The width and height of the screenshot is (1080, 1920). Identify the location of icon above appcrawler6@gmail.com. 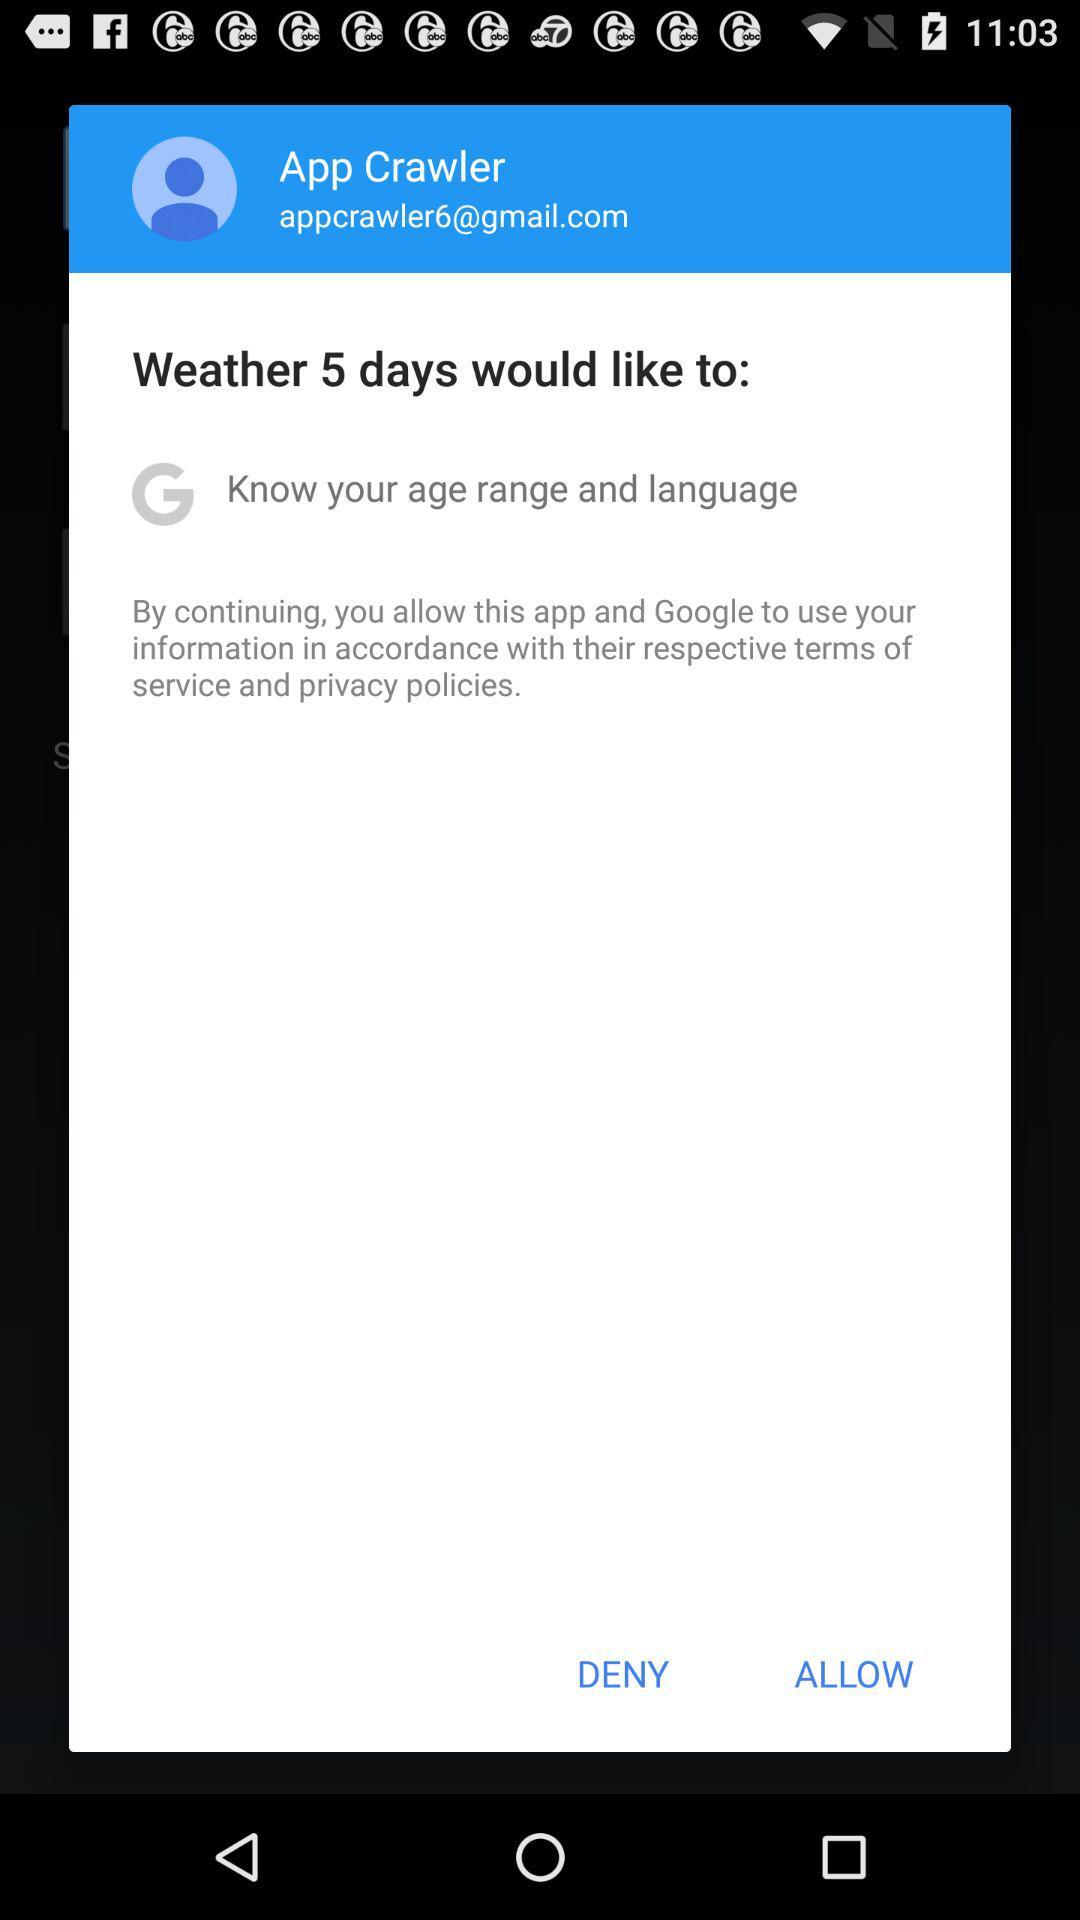
(392, 164).